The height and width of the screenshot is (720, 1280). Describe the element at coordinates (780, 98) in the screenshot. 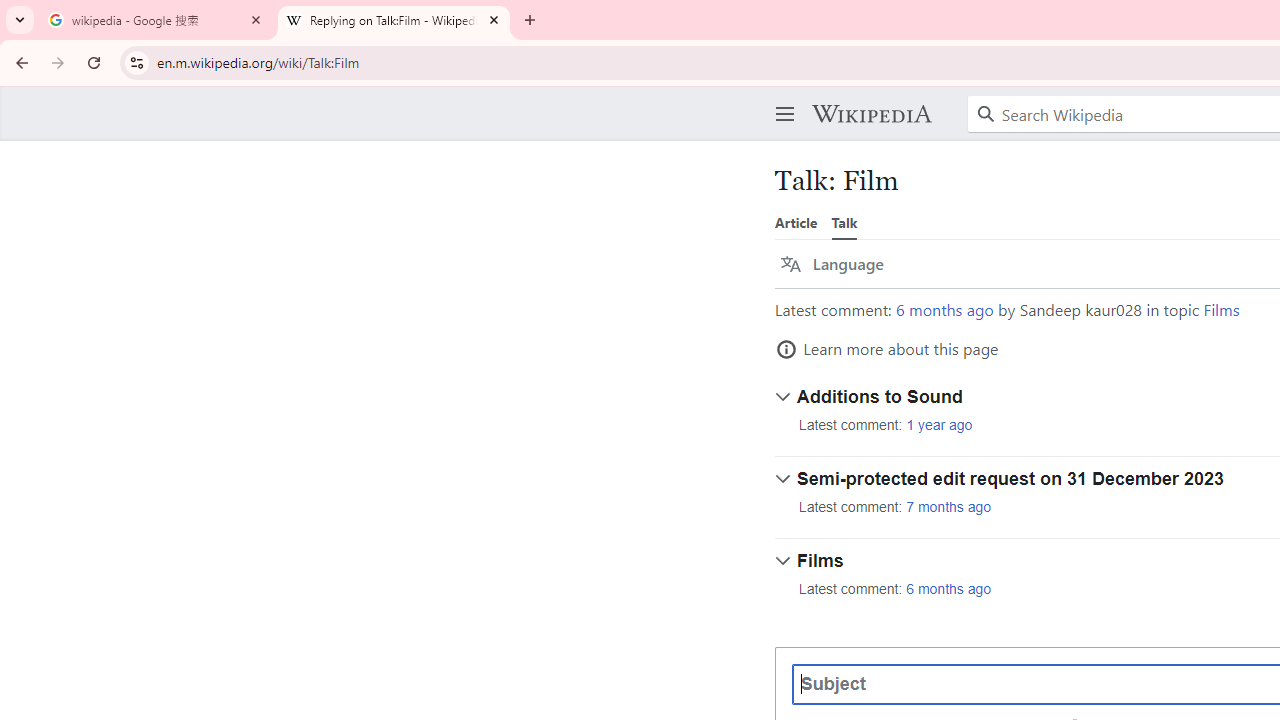

I see `'AutomationID: main-menu-input'` at that location.